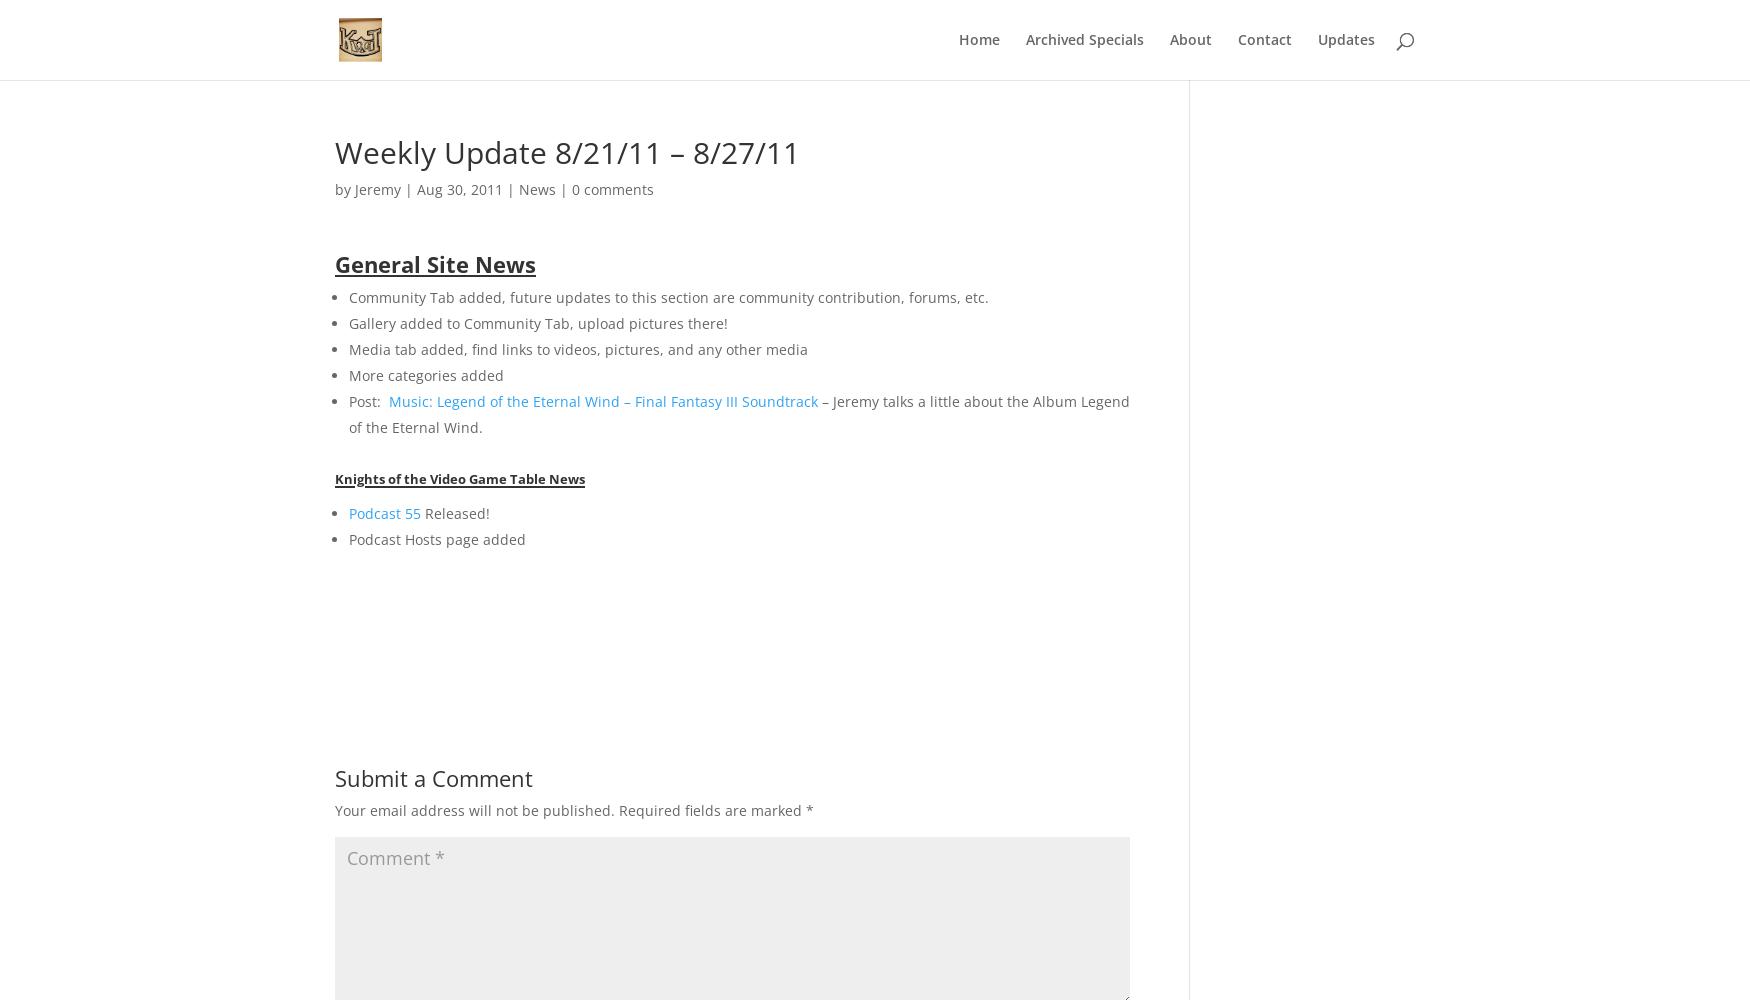 The width and height of the screenshot is (1750, 1000). Describe the element at coordinates (536, 188) in the screenshot. I see `'News'` at that location.